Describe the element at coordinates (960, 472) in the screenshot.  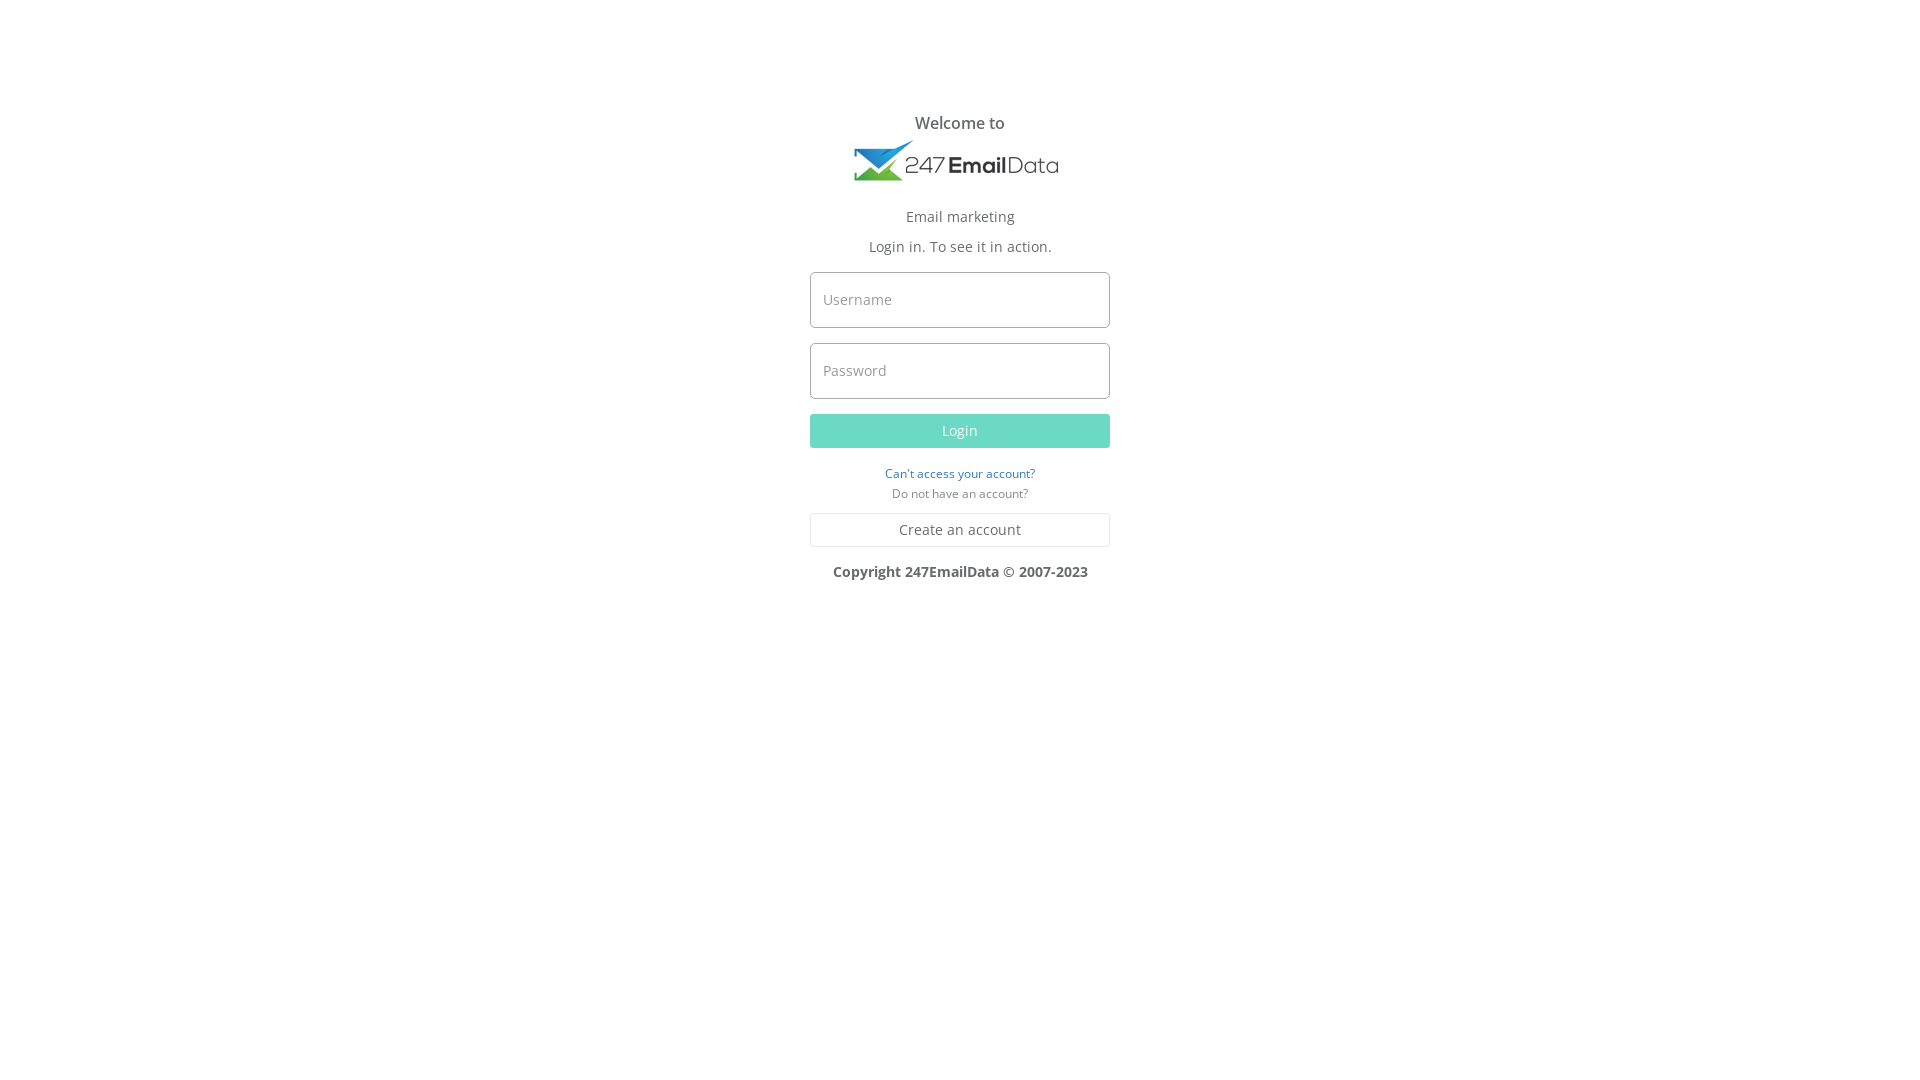
I see `'Can't access your account?'` at that location.